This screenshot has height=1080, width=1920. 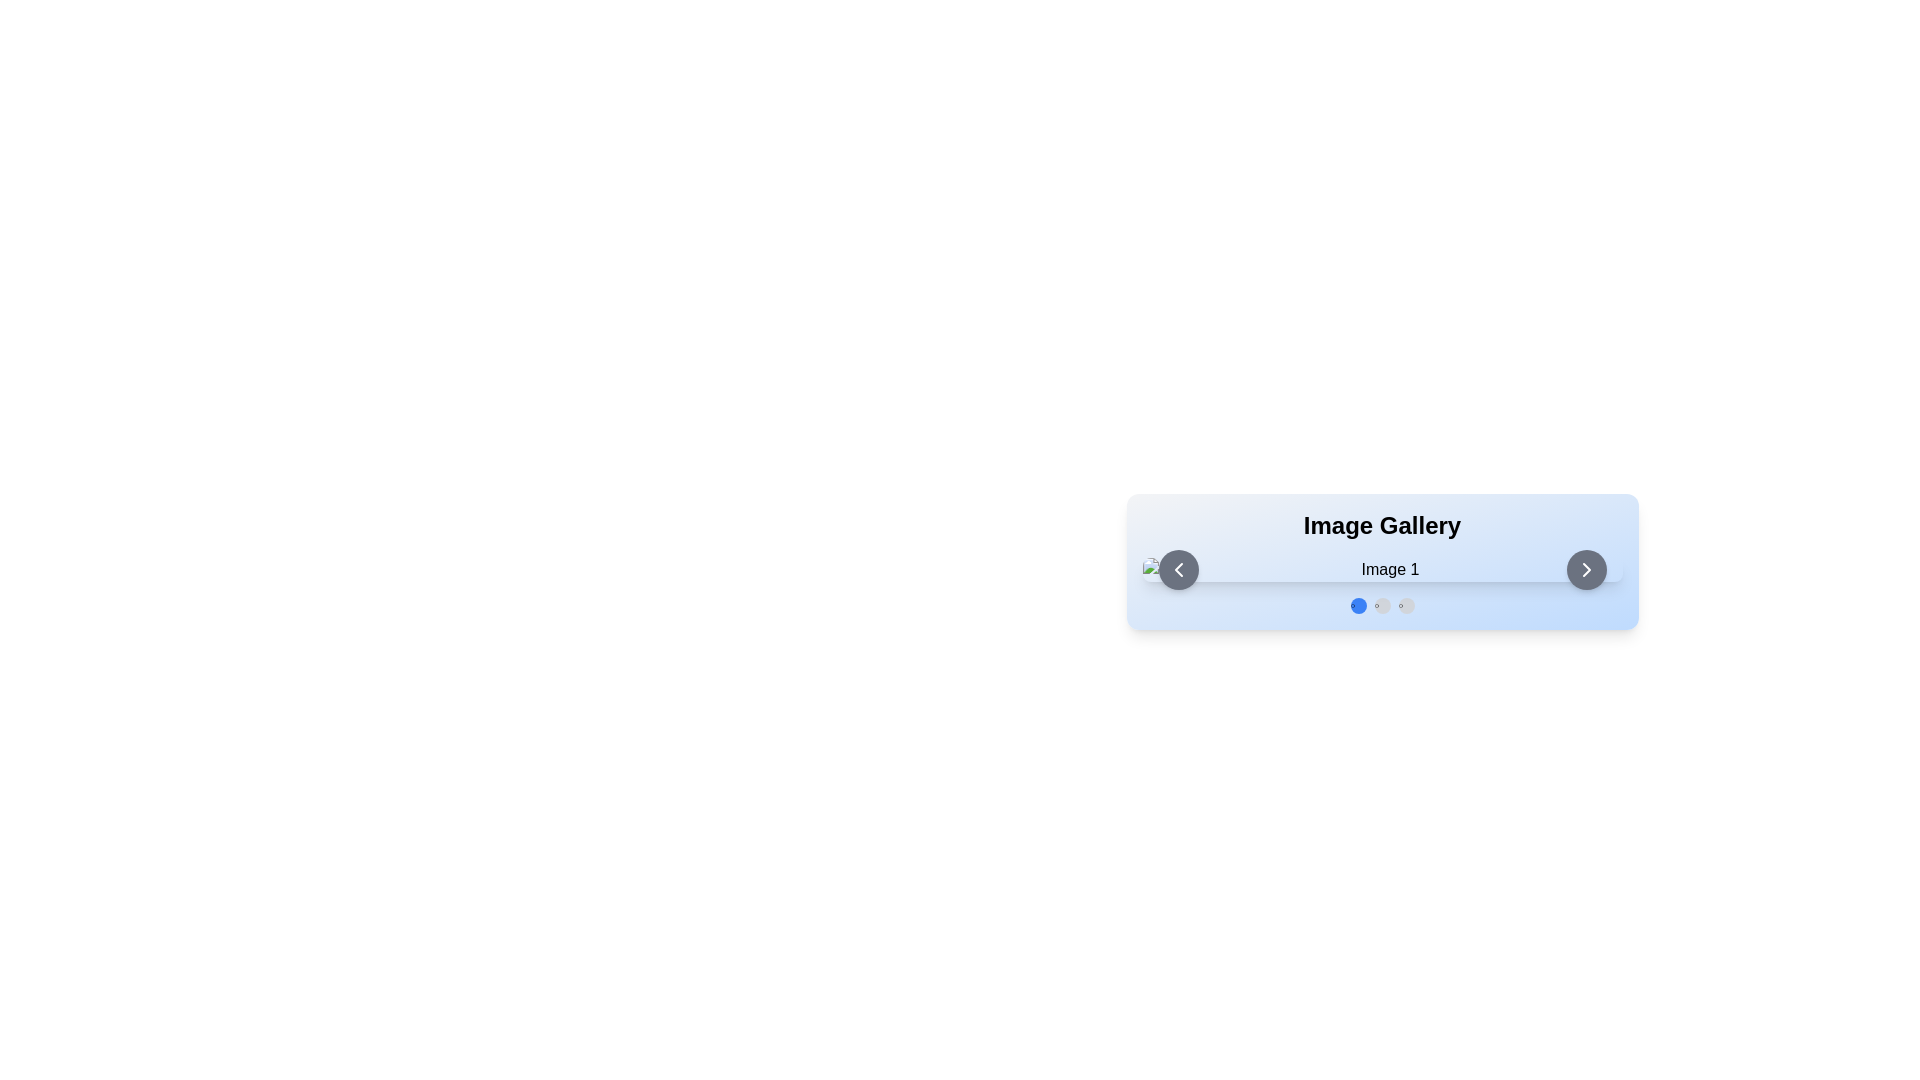 I want to click on the second circular button from the left in the horizontal row of three buttons located at the bottom center of the interface, so click(x=1381, y=604).